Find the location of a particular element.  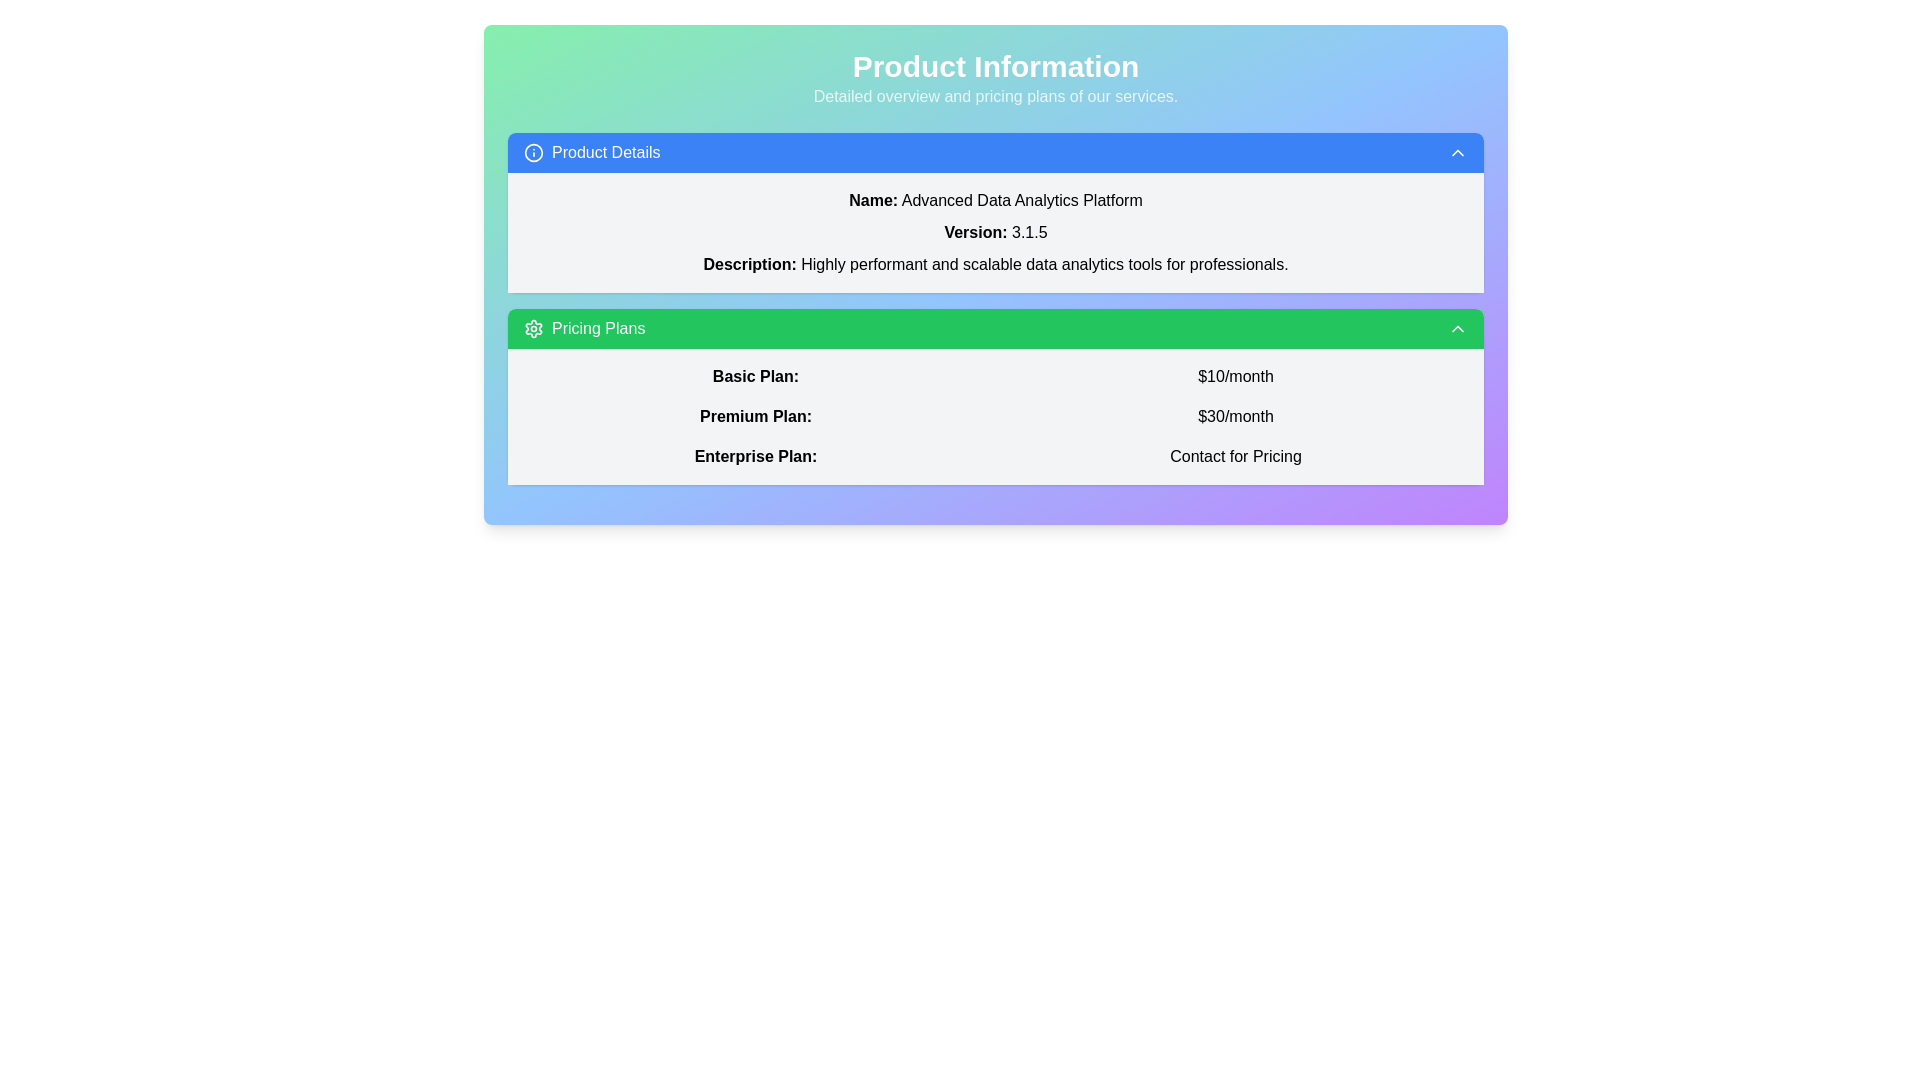

the 'Basic Plan' static text label in the pricing table to provide users with plan identification is located at coordinates (754, 377).